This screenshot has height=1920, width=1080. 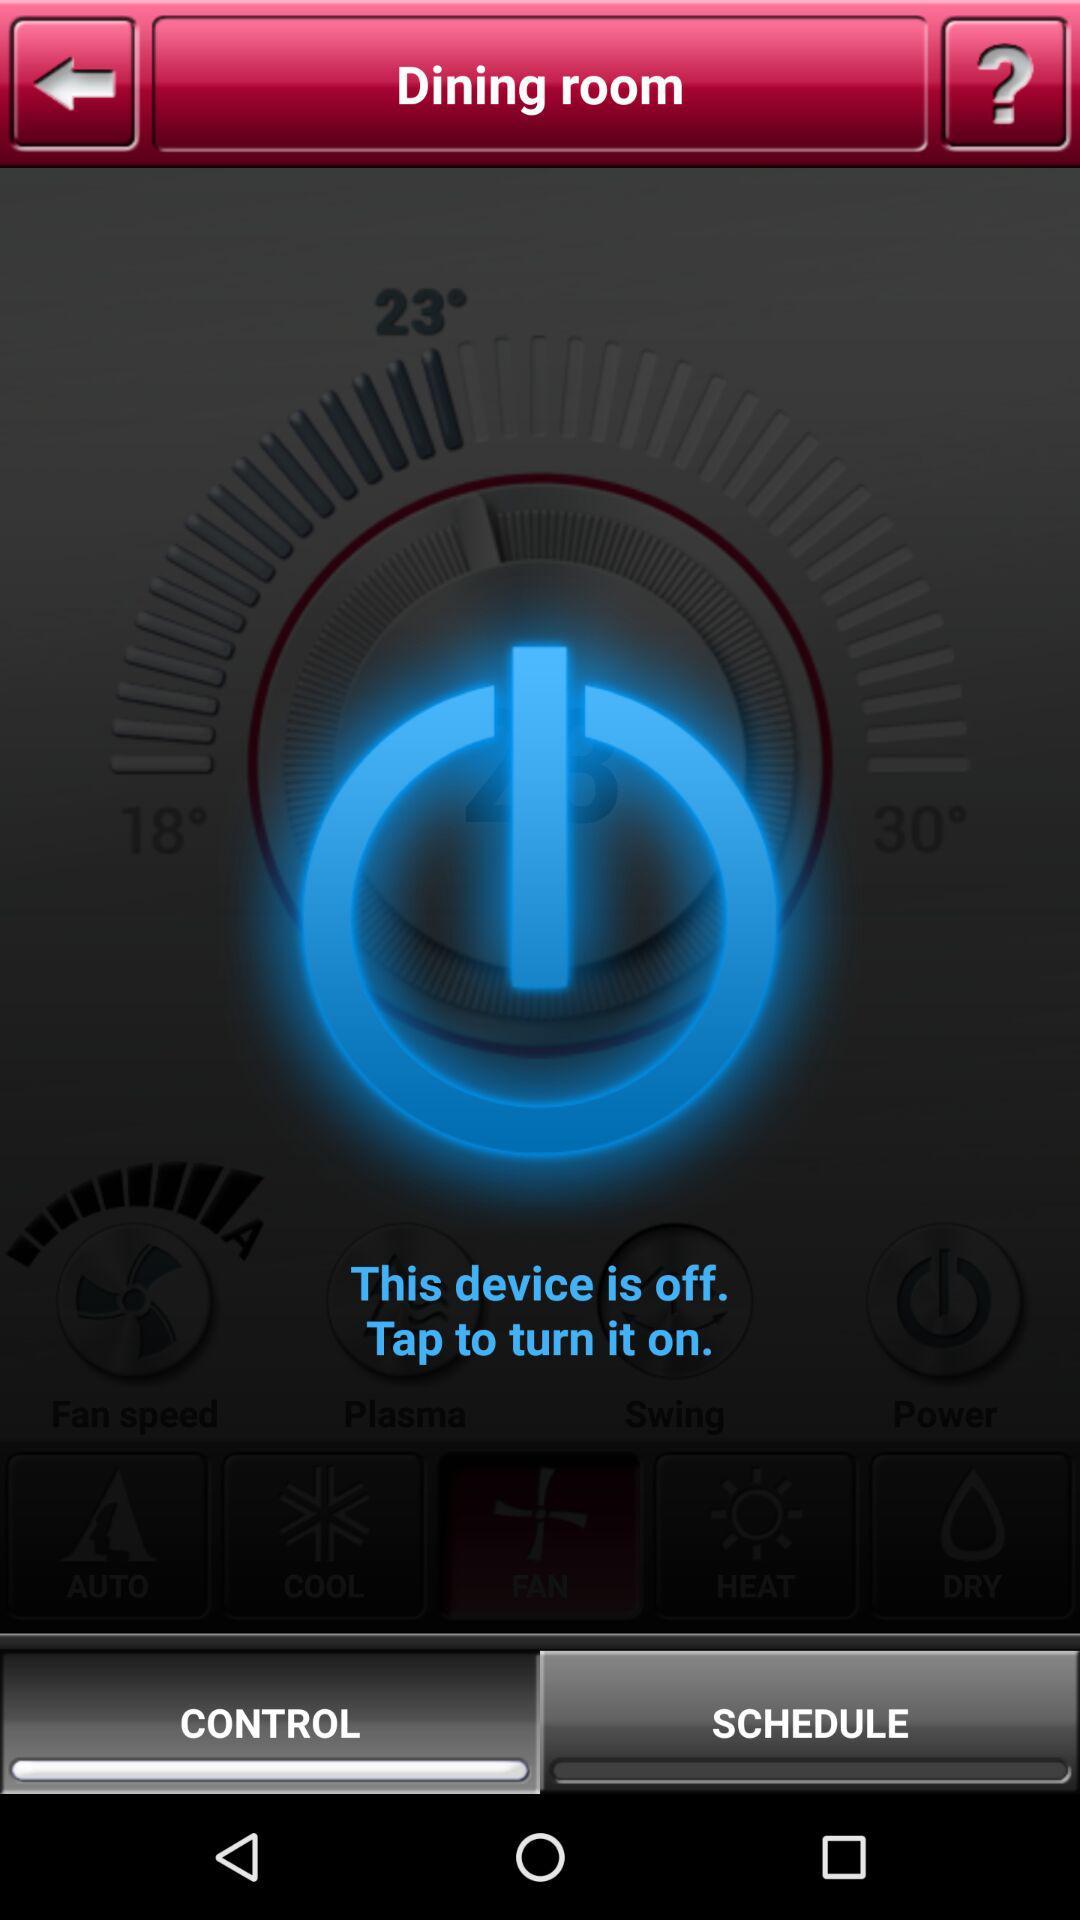 I want to click on the power icon, so click(x=944, y=1391).